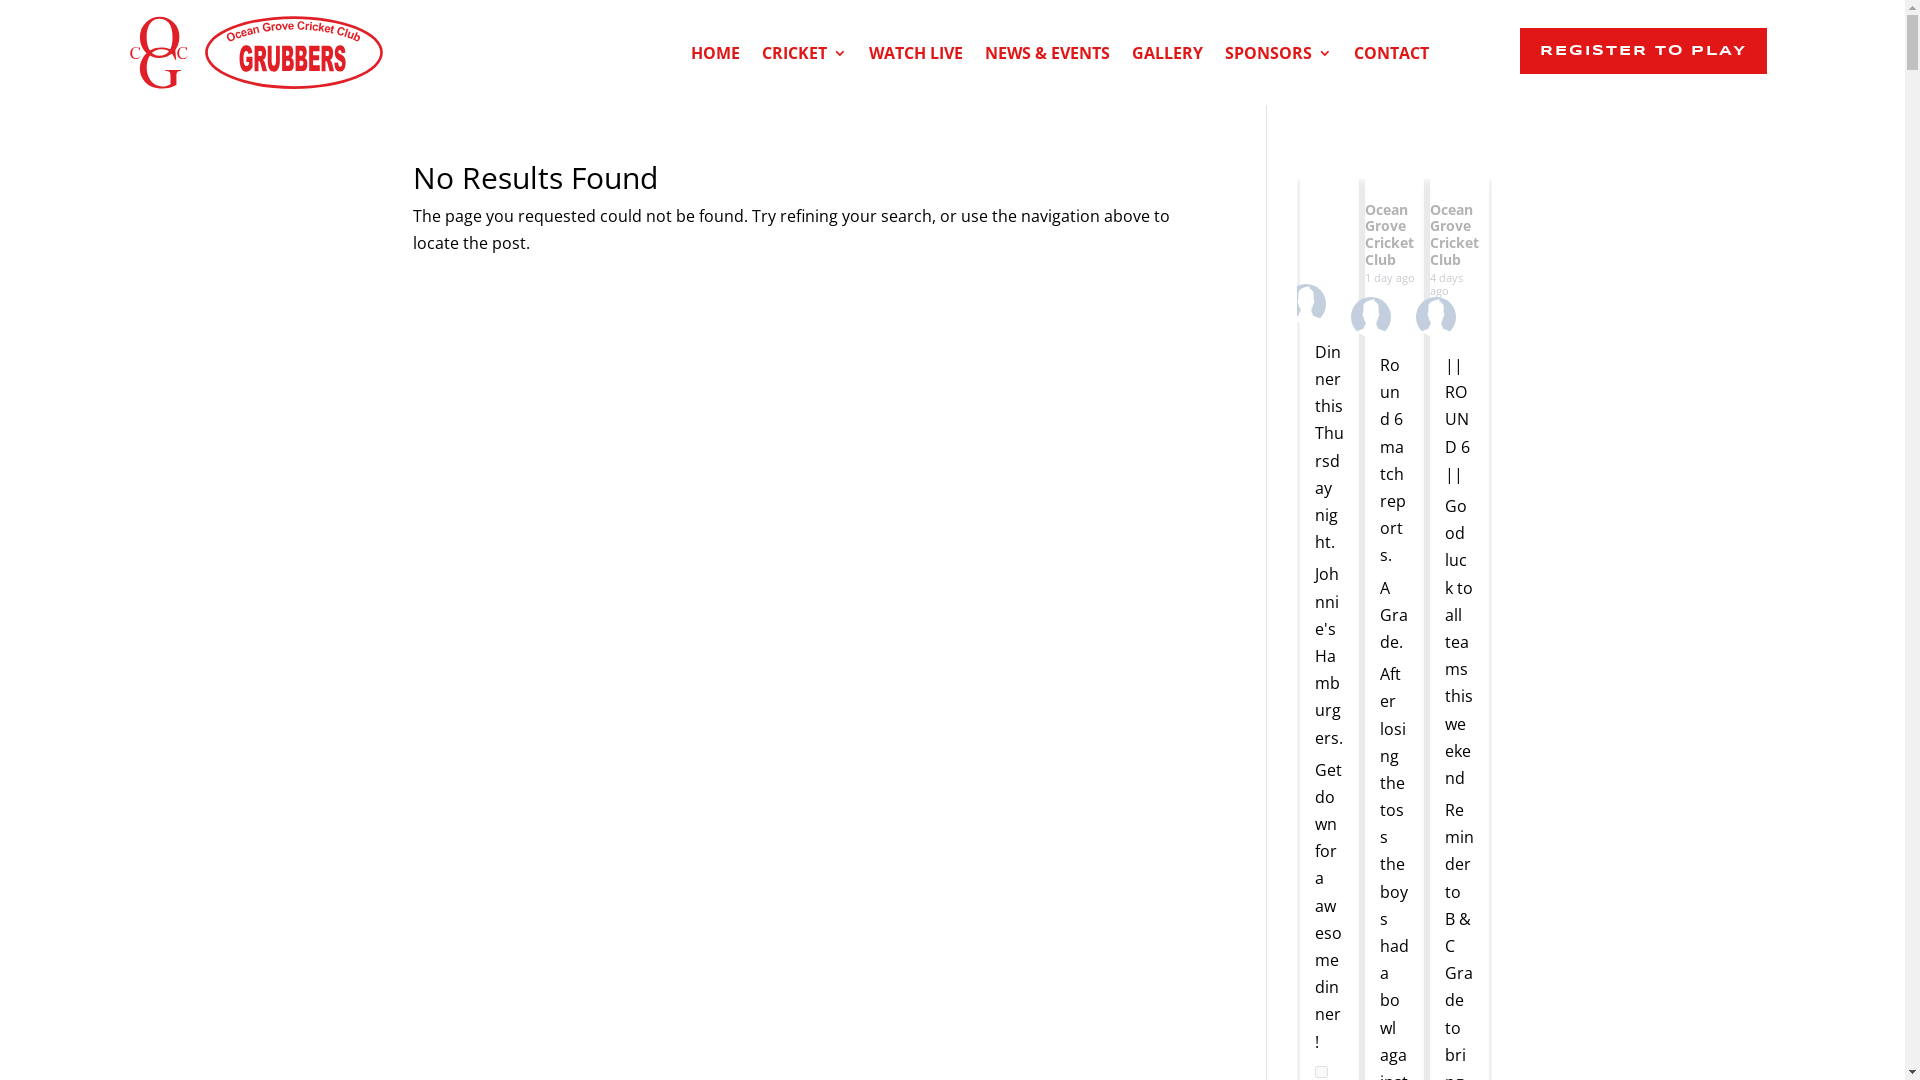 The width and height of the screenshot is (1920, 1080). I want to click on 'GALLERY', so click(1132, 56).